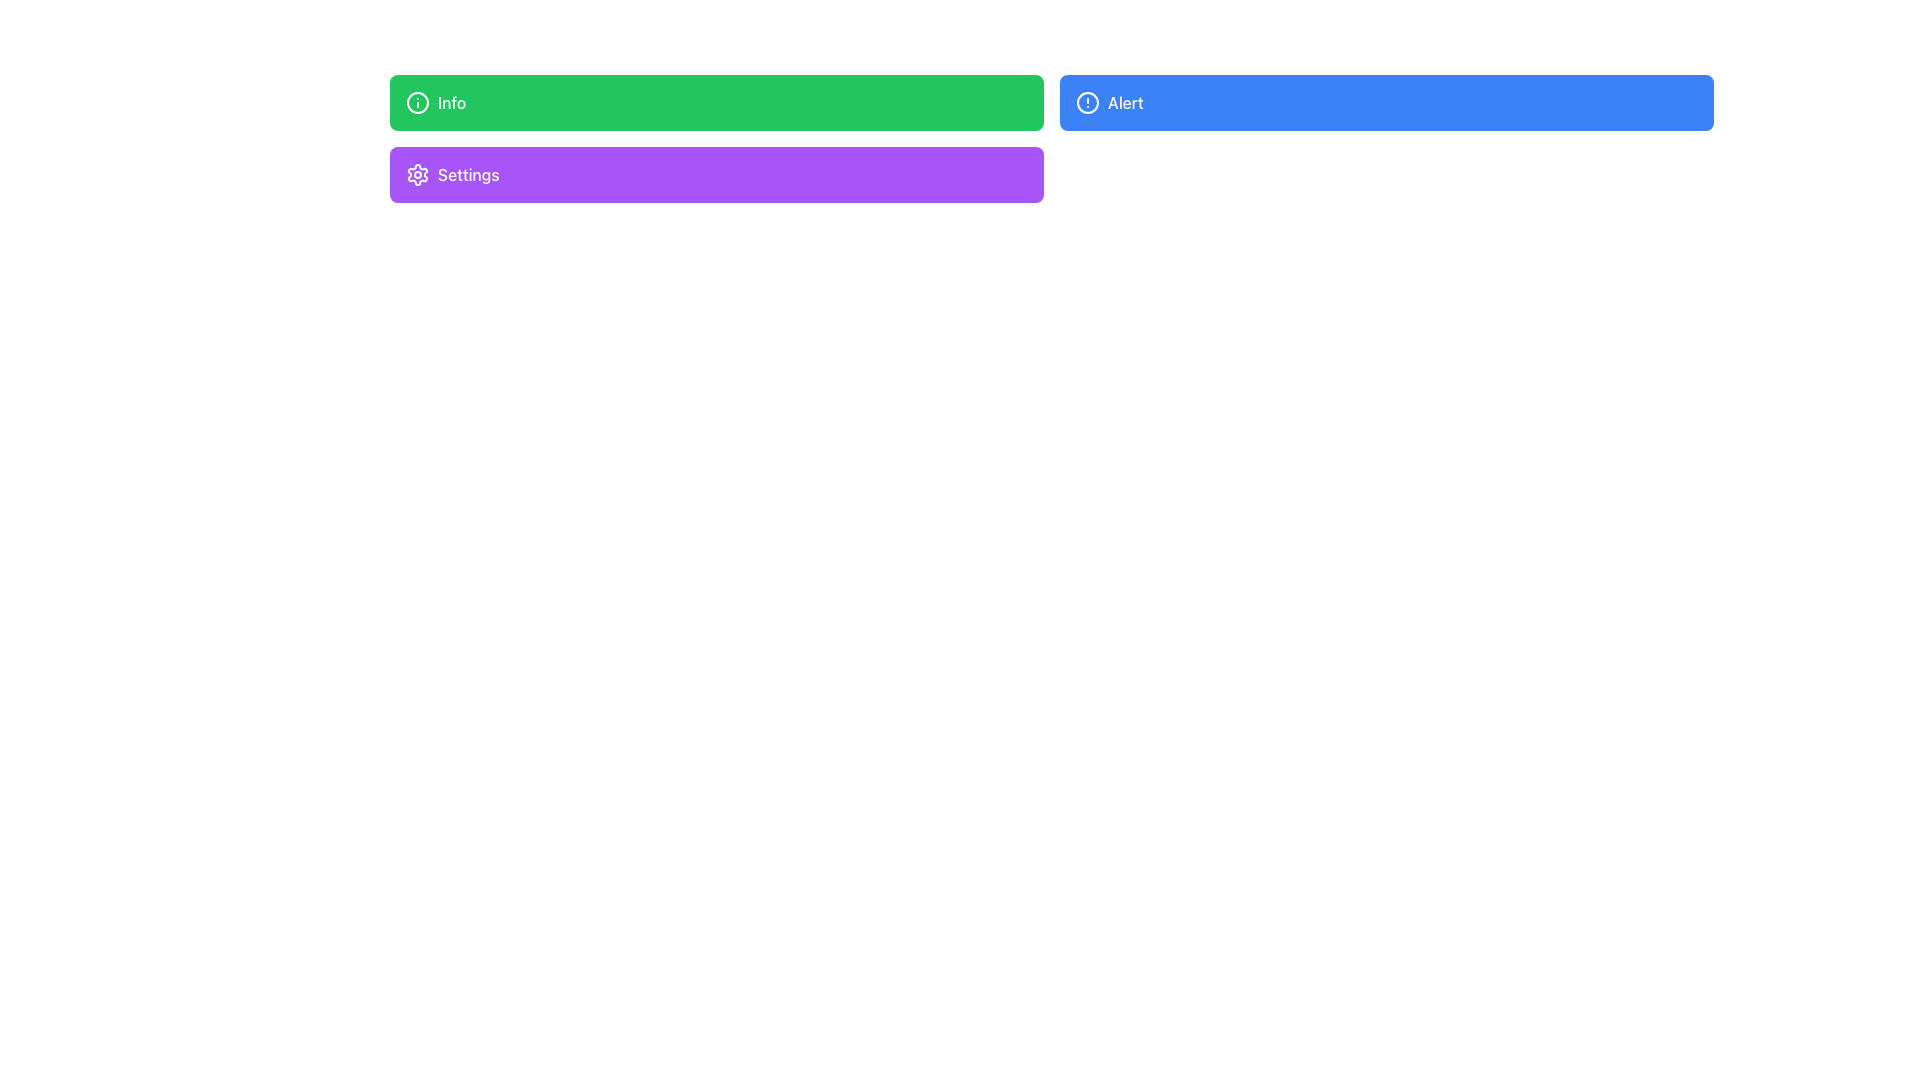  What do you see at coordinates (716, 173) in the screenshot?
I see `the settings button positioned directly below the green 'Info' button and horizontally aligned with the blue 'Alert' button` at bounding box center [716, 173].